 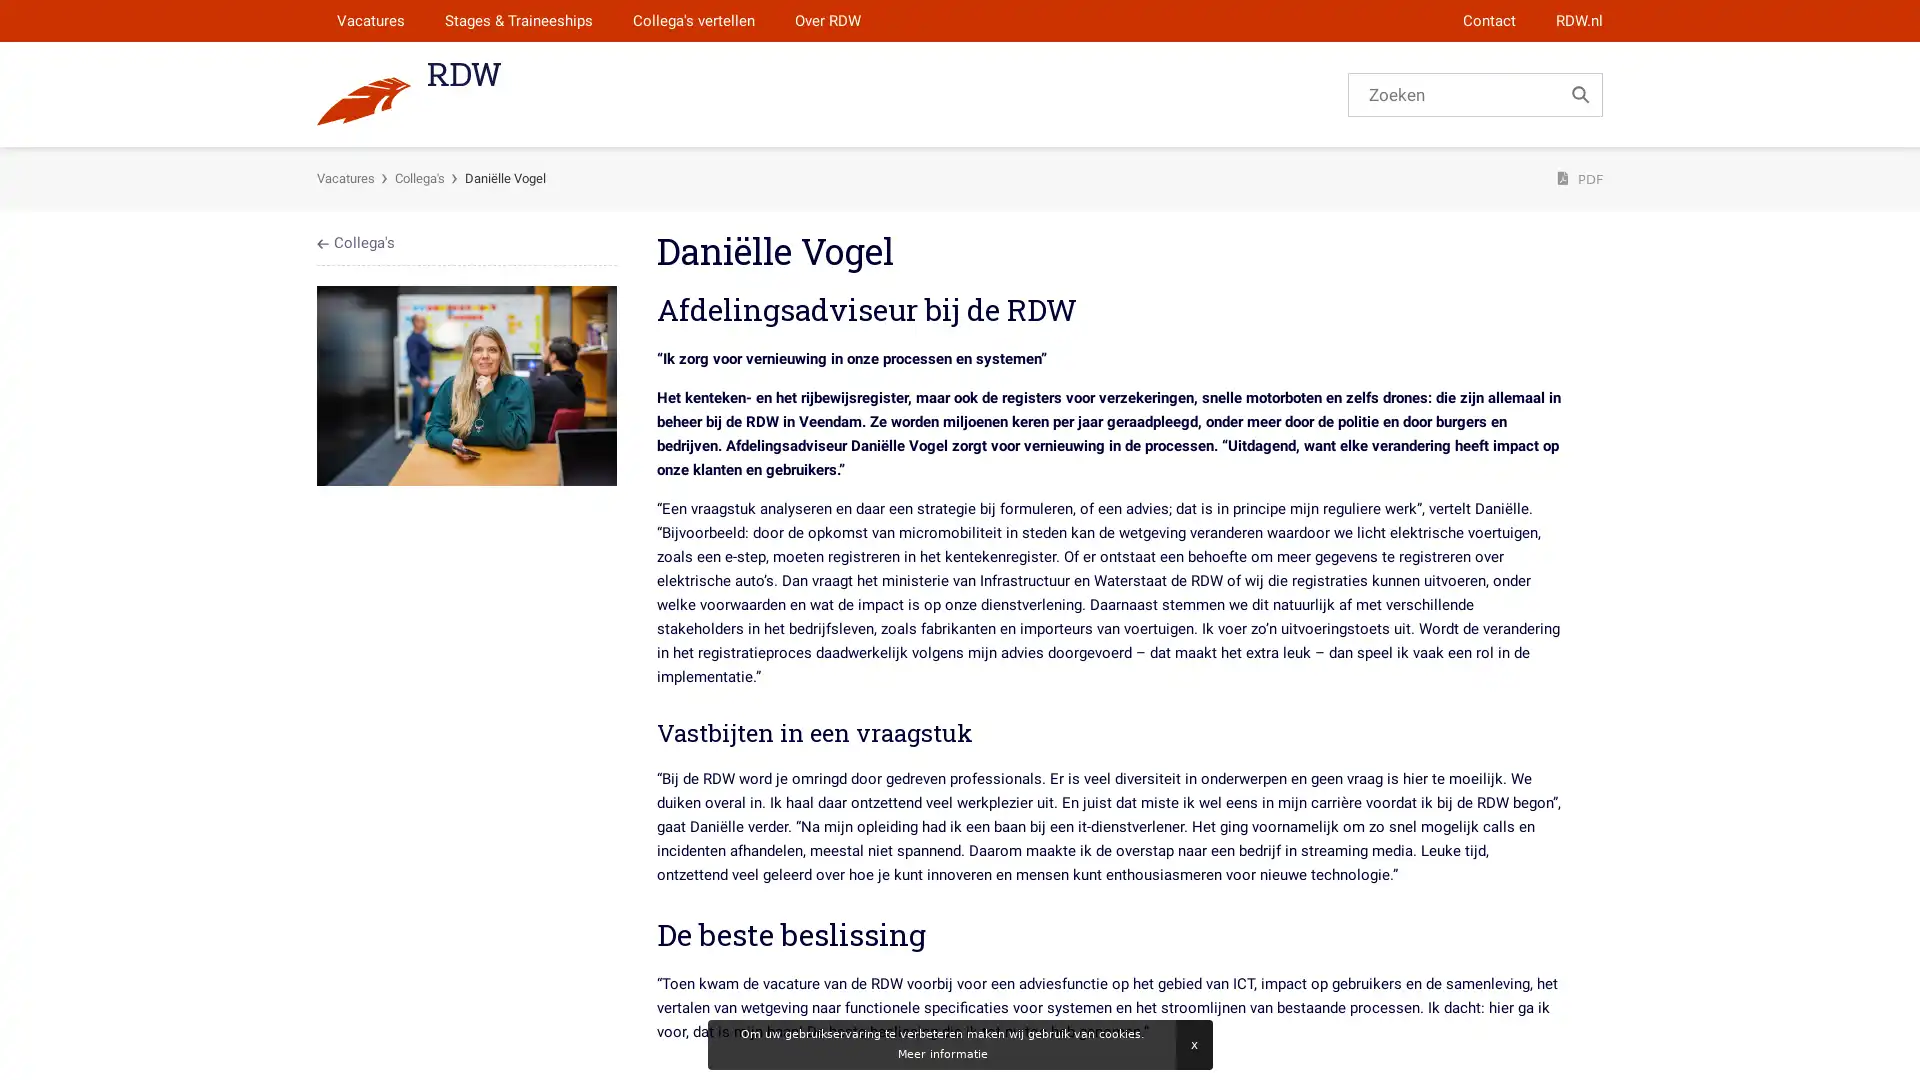 I want to click on Sluiten, so click(x=1193, y=1044).